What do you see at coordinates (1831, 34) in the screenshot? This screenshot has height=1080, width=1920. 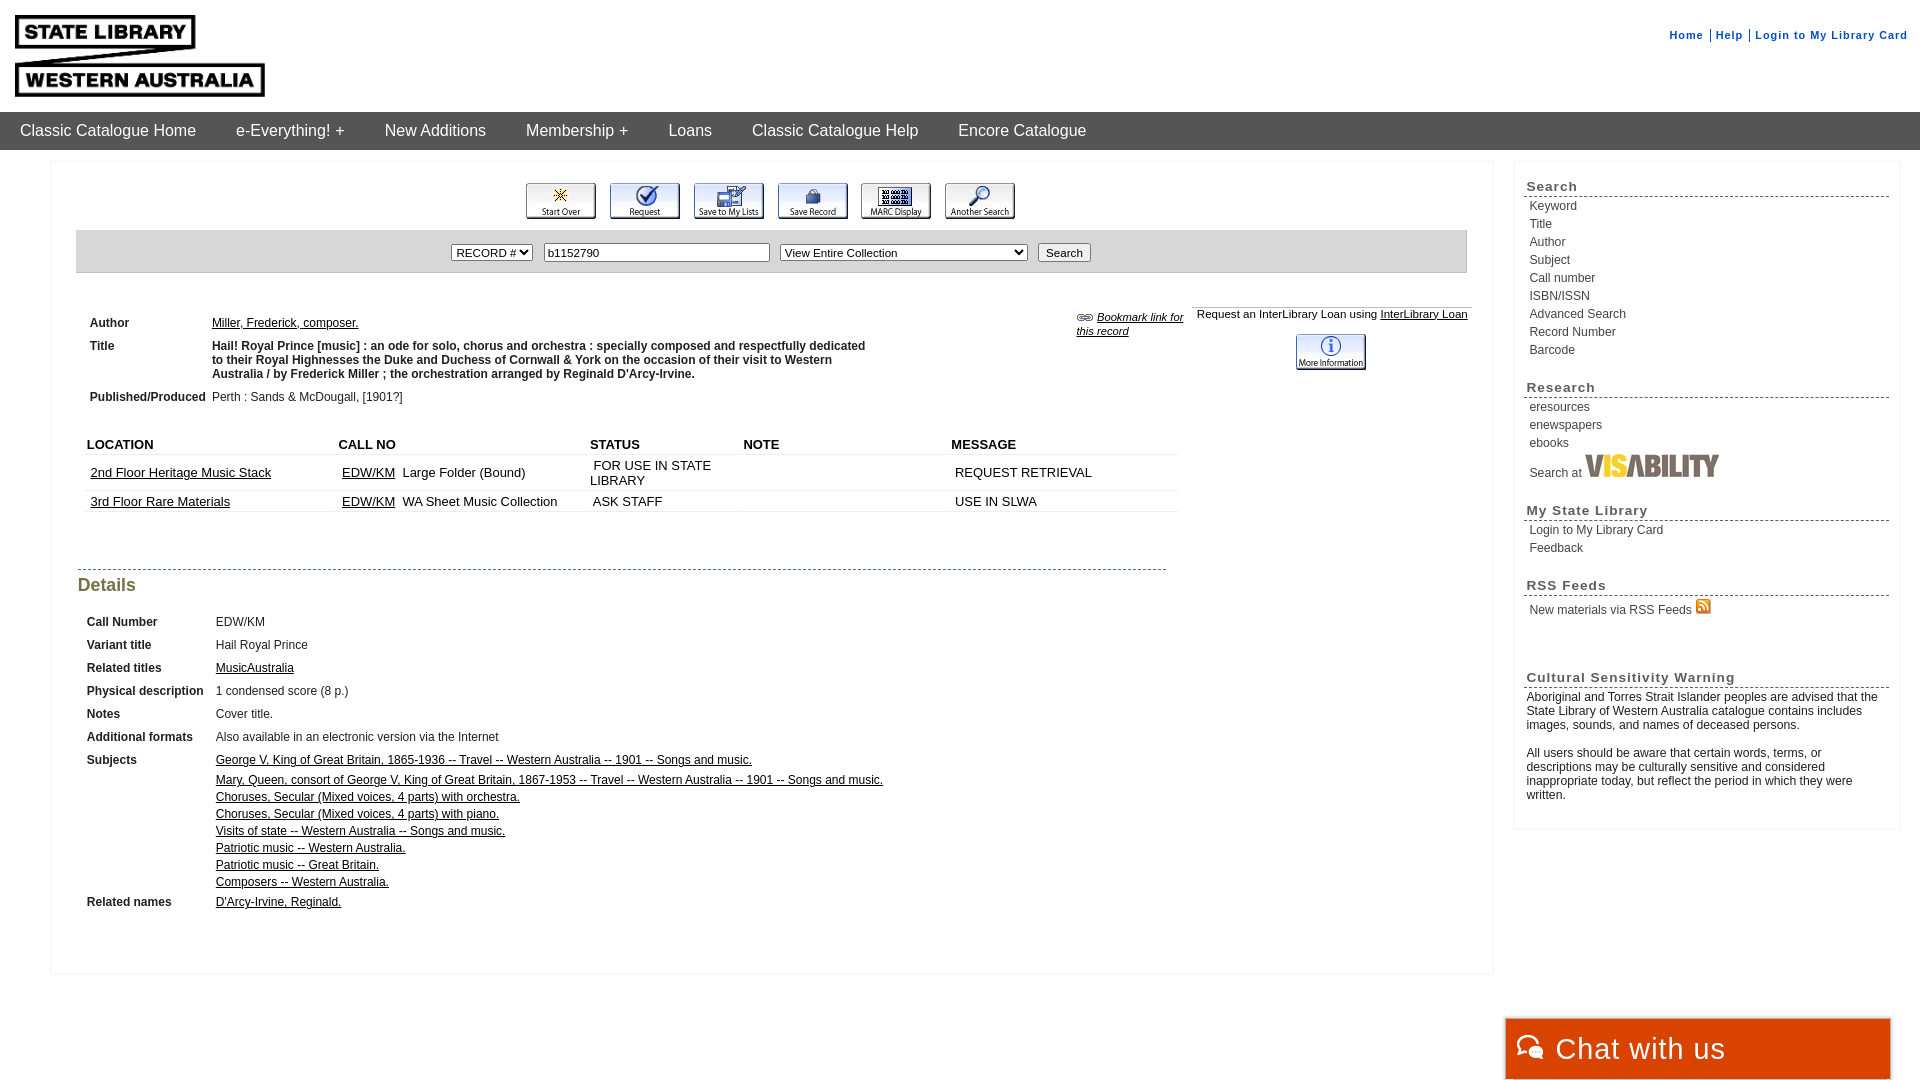 I see `'Login to My Library Card'` at bounding box center [1831, 34].